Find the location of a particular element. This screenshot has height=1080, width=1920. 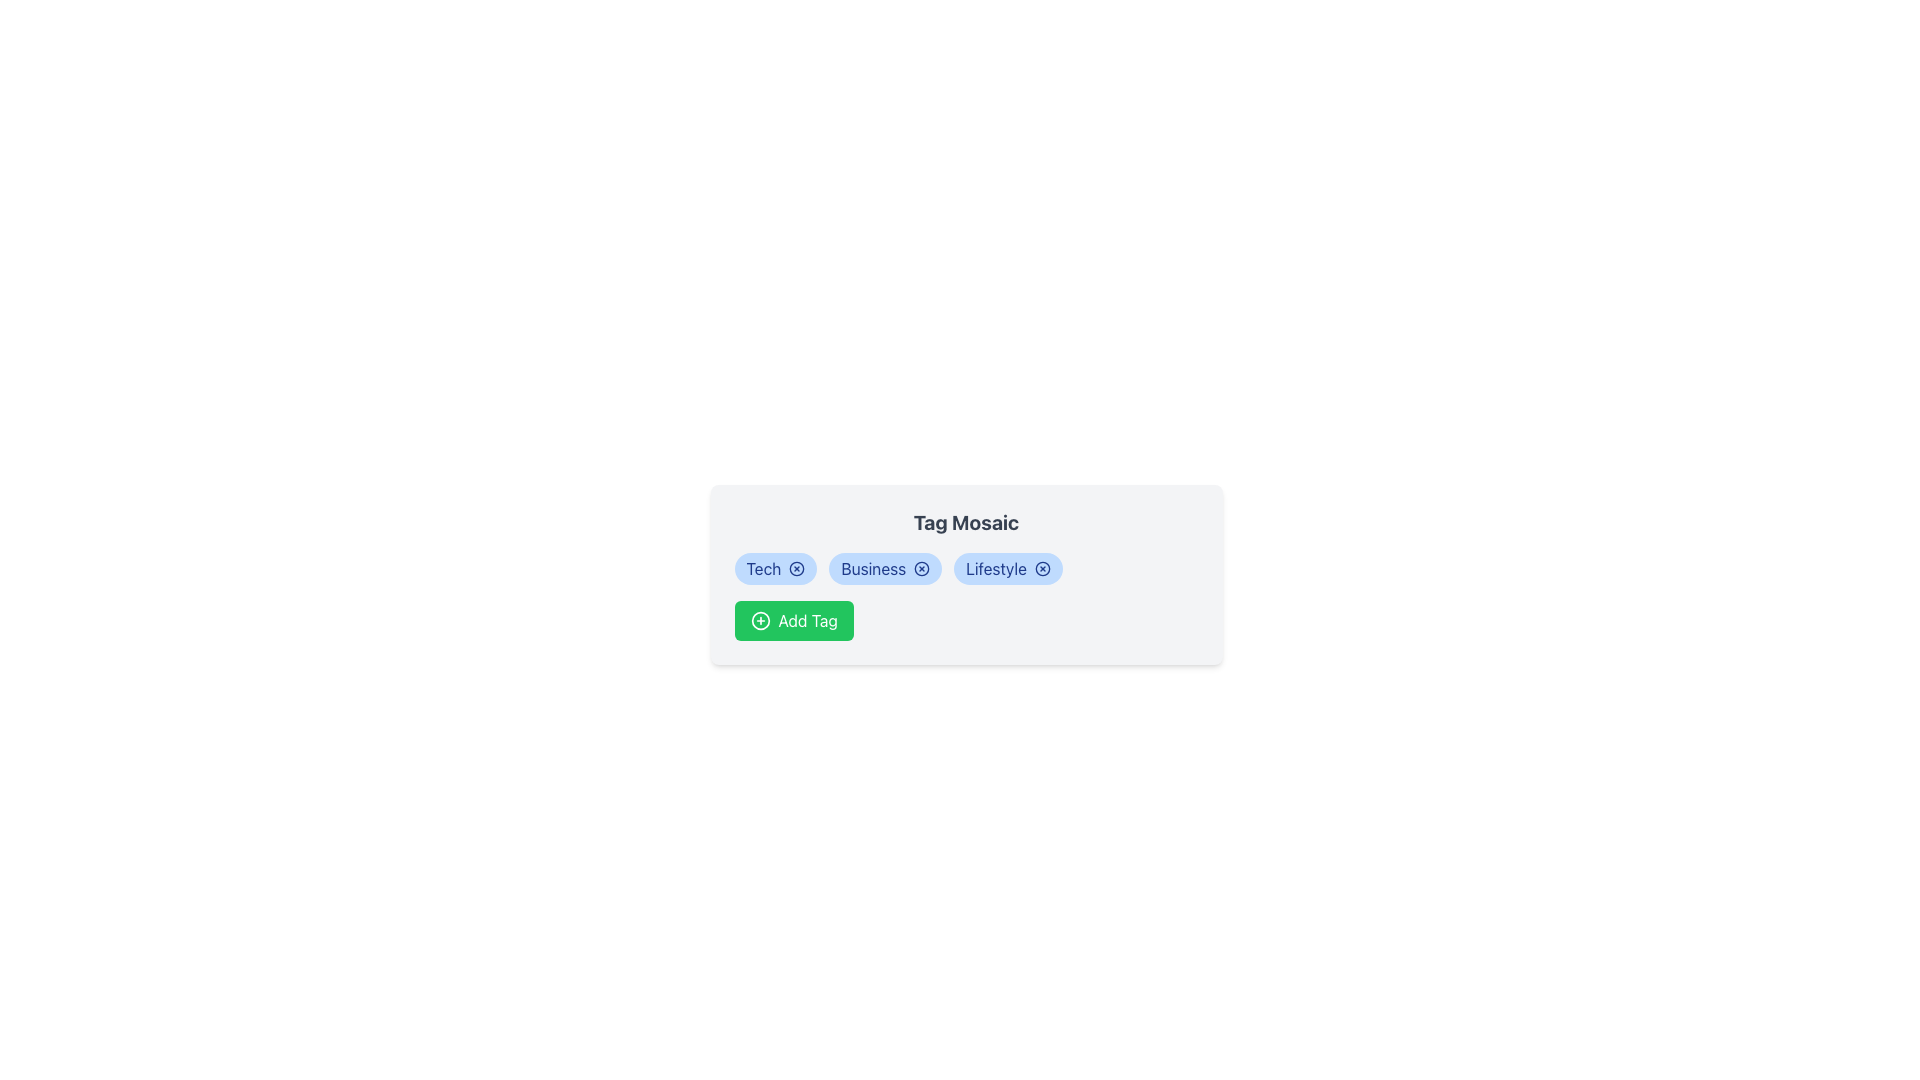

the close button located to the right of the 'Business' tag is located at coordinates (920, 569).